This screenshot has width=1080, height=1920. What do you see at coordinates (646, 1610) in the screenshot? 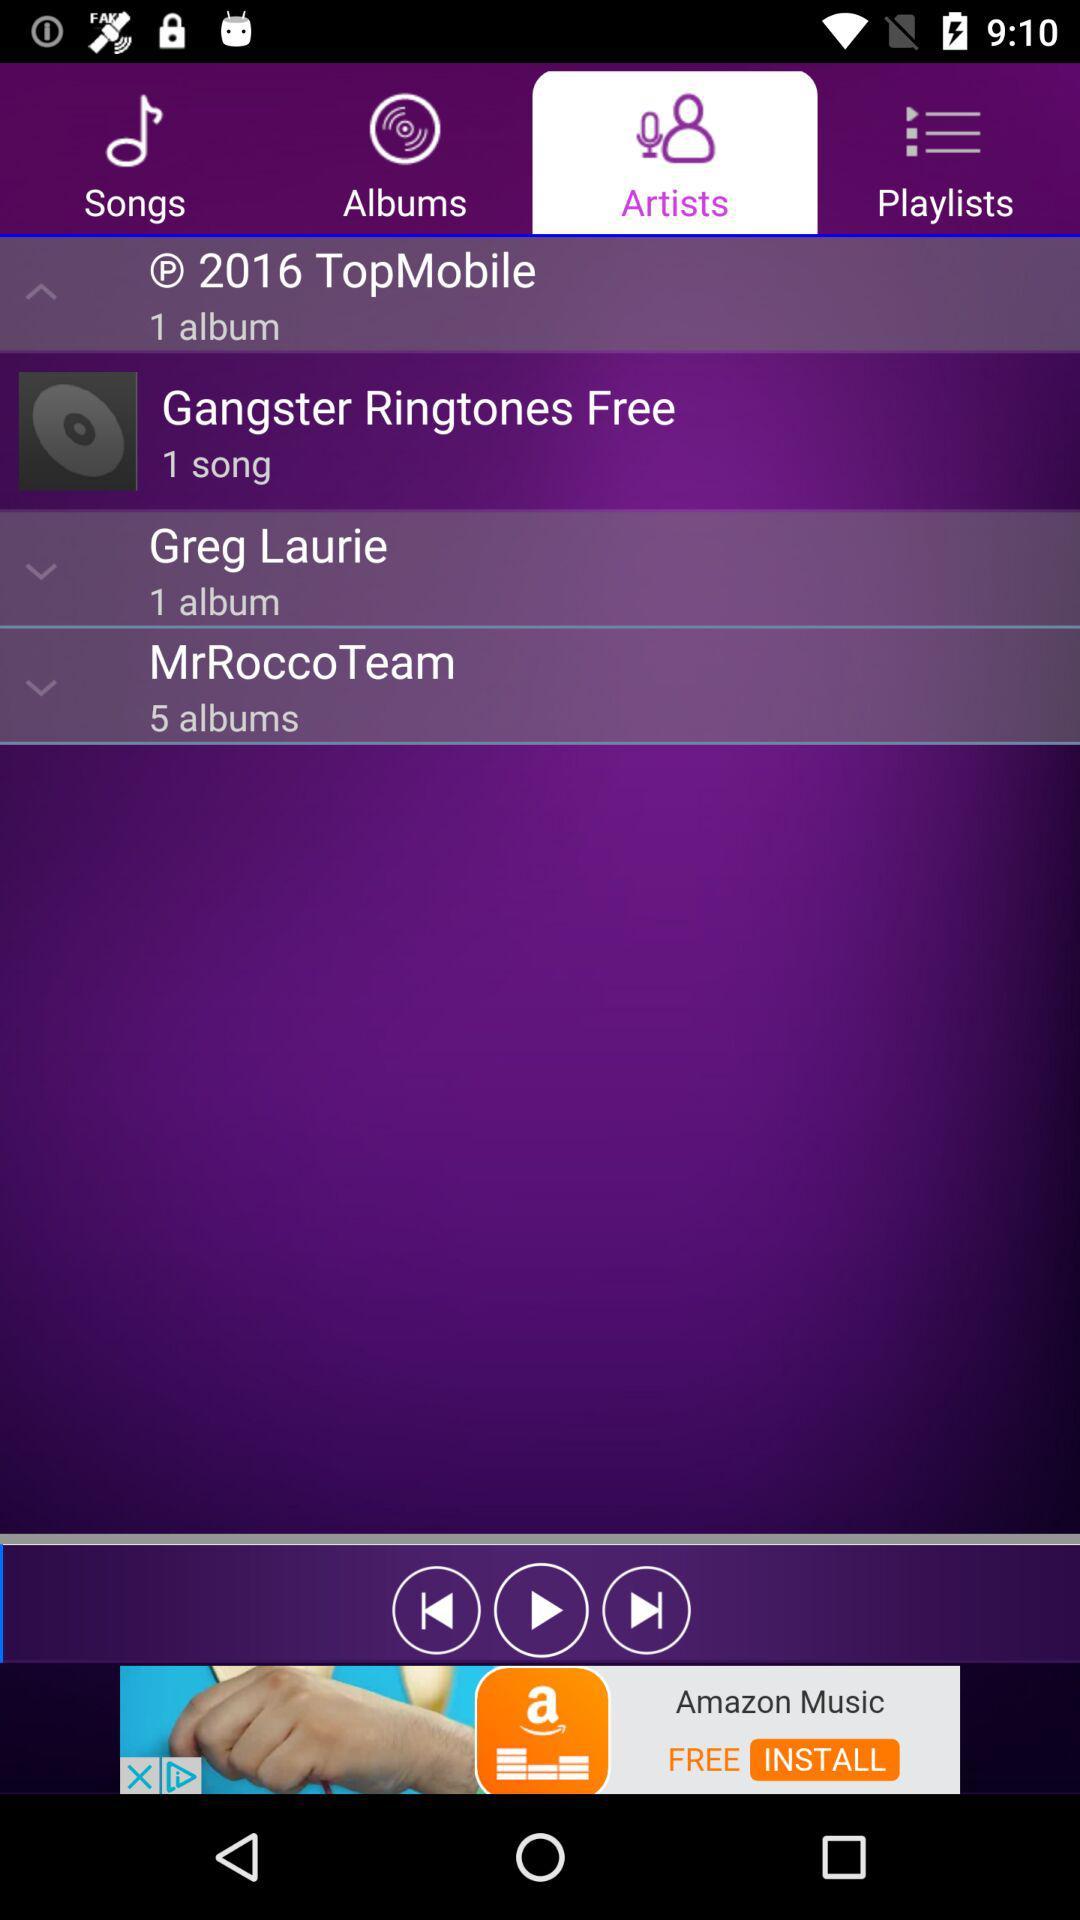
I see `next option` at bounding box center [646, 1610].